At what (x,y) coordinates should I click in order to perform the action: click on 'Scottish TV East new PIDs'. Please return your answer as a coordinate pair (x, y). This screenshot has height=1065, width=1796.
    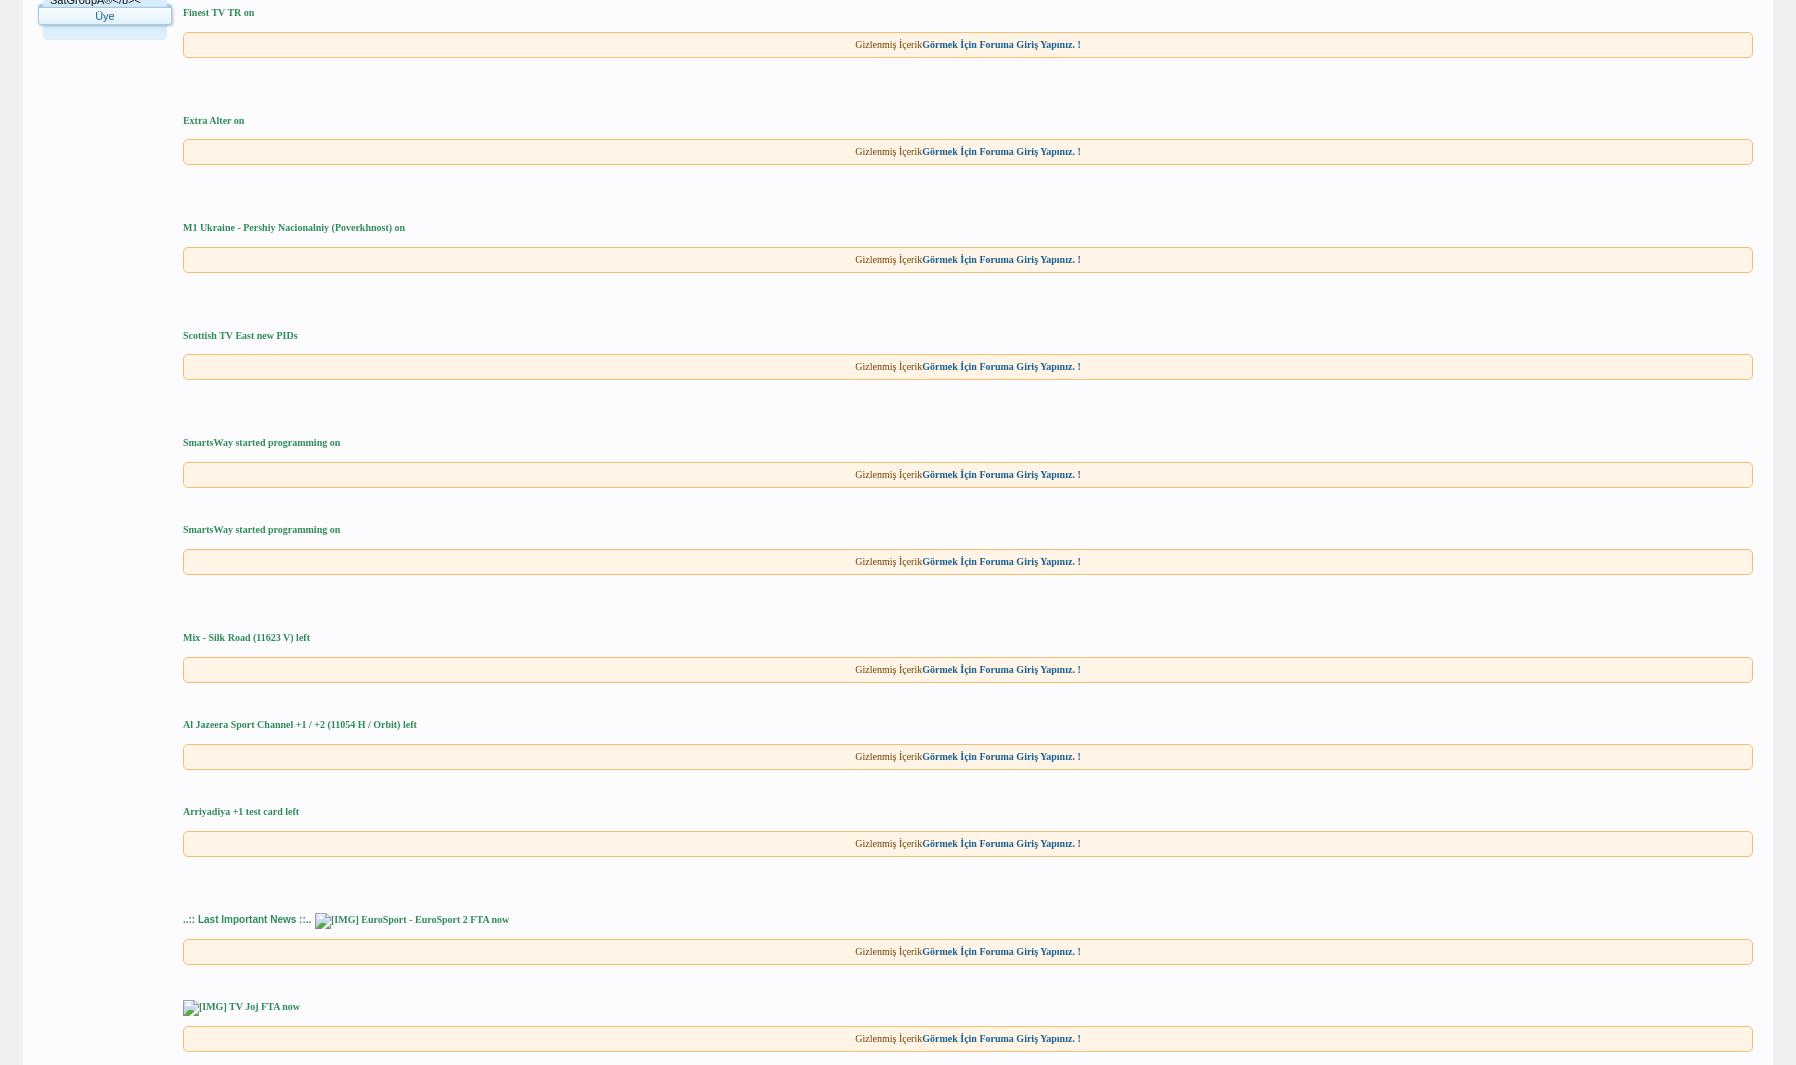
    Looking at the image, I should click on (239, 333).